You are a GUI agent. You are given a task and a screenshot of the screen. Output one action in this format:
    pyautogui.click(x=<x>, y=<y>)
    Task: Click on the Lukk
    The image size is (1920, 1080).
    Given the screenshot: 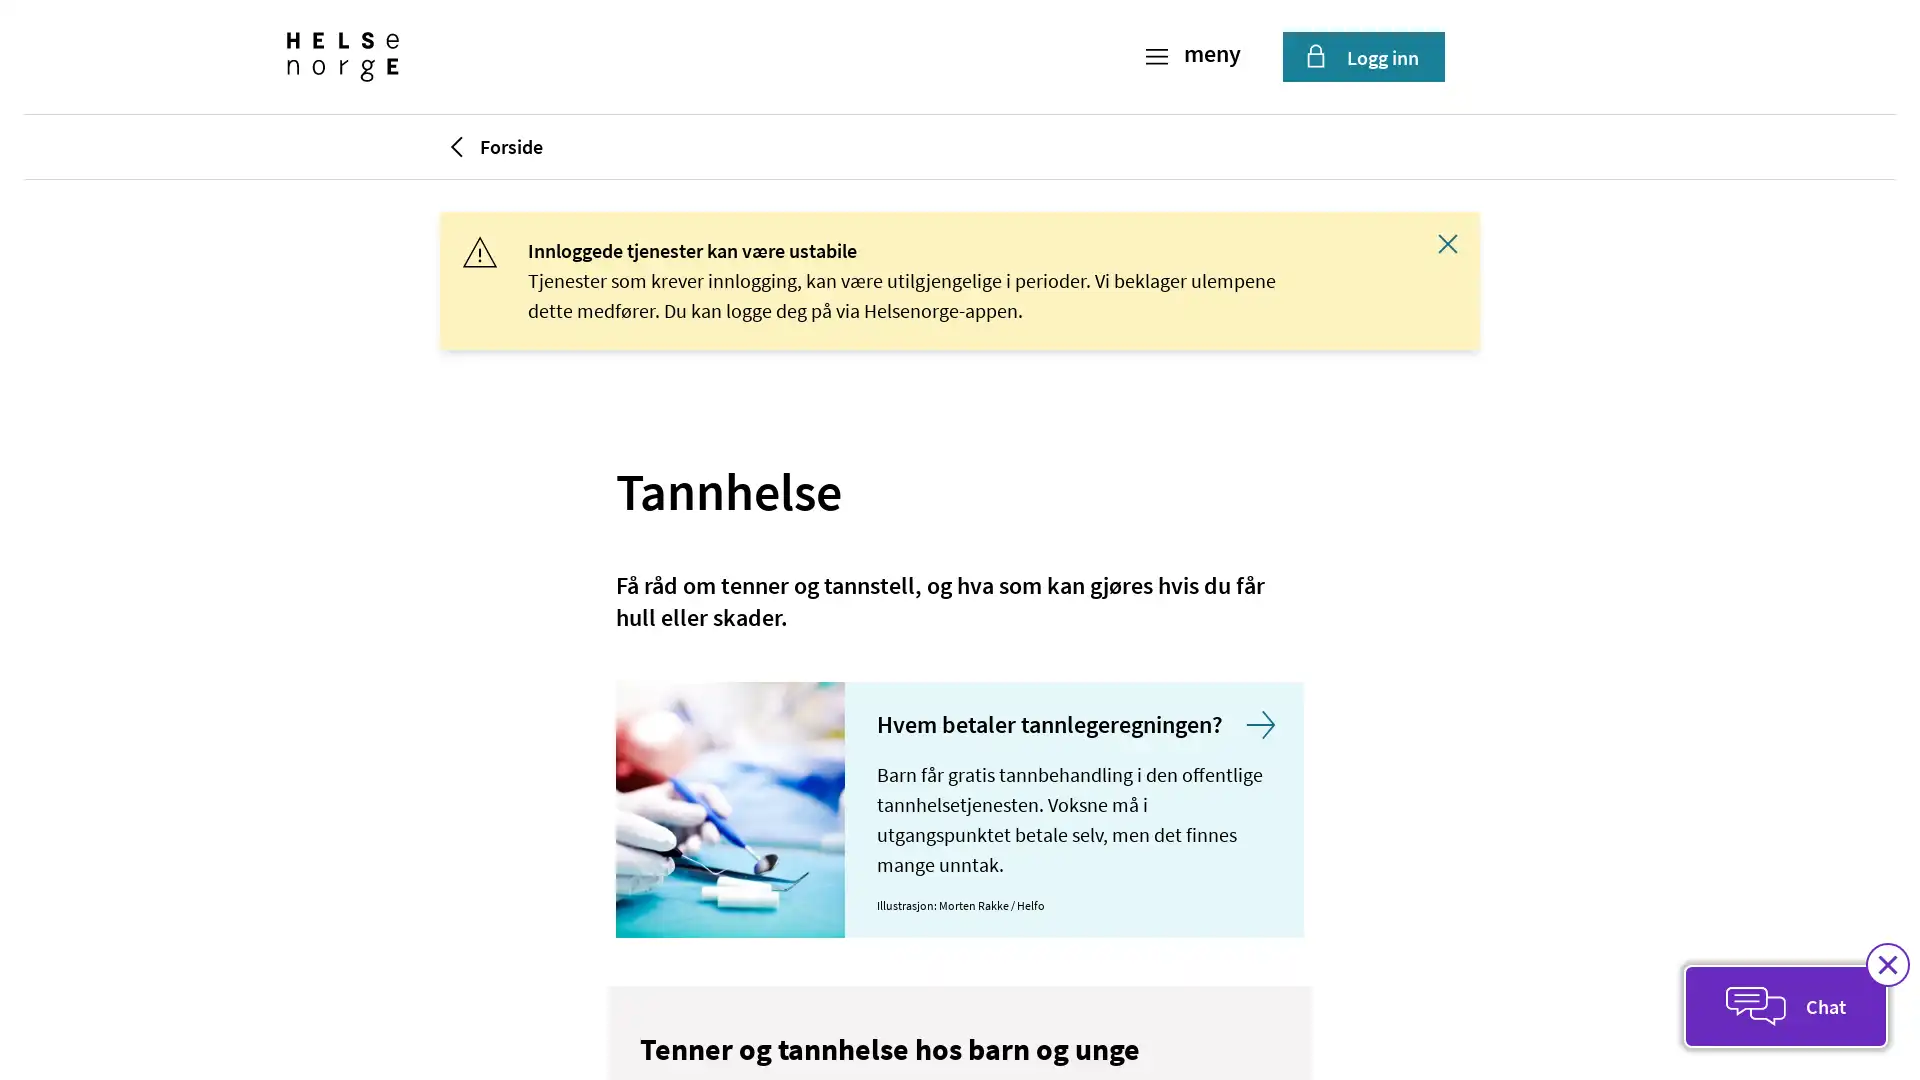 What is the action you would take?
    pyautogui.click(x=1448, y=242)
    